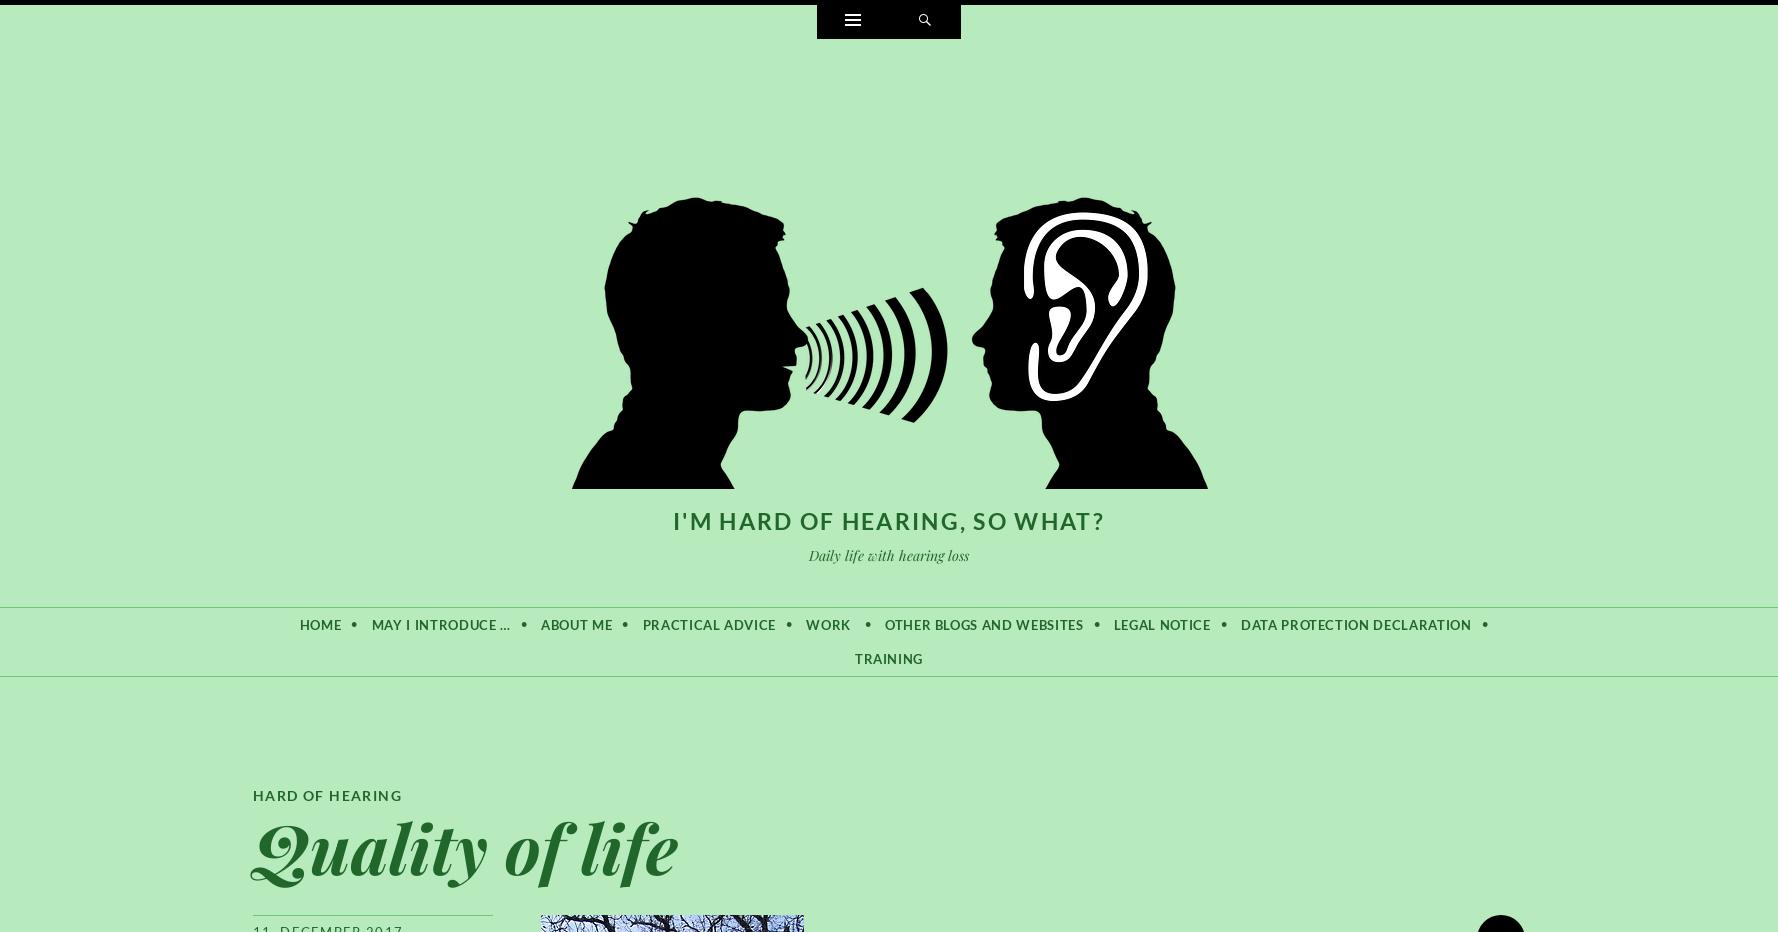 This screenshot has width=1778, height=932. What do you see at coordinates (319, 622) in the screenshot?
I see `'Home'` at bounding box center [319, 622].